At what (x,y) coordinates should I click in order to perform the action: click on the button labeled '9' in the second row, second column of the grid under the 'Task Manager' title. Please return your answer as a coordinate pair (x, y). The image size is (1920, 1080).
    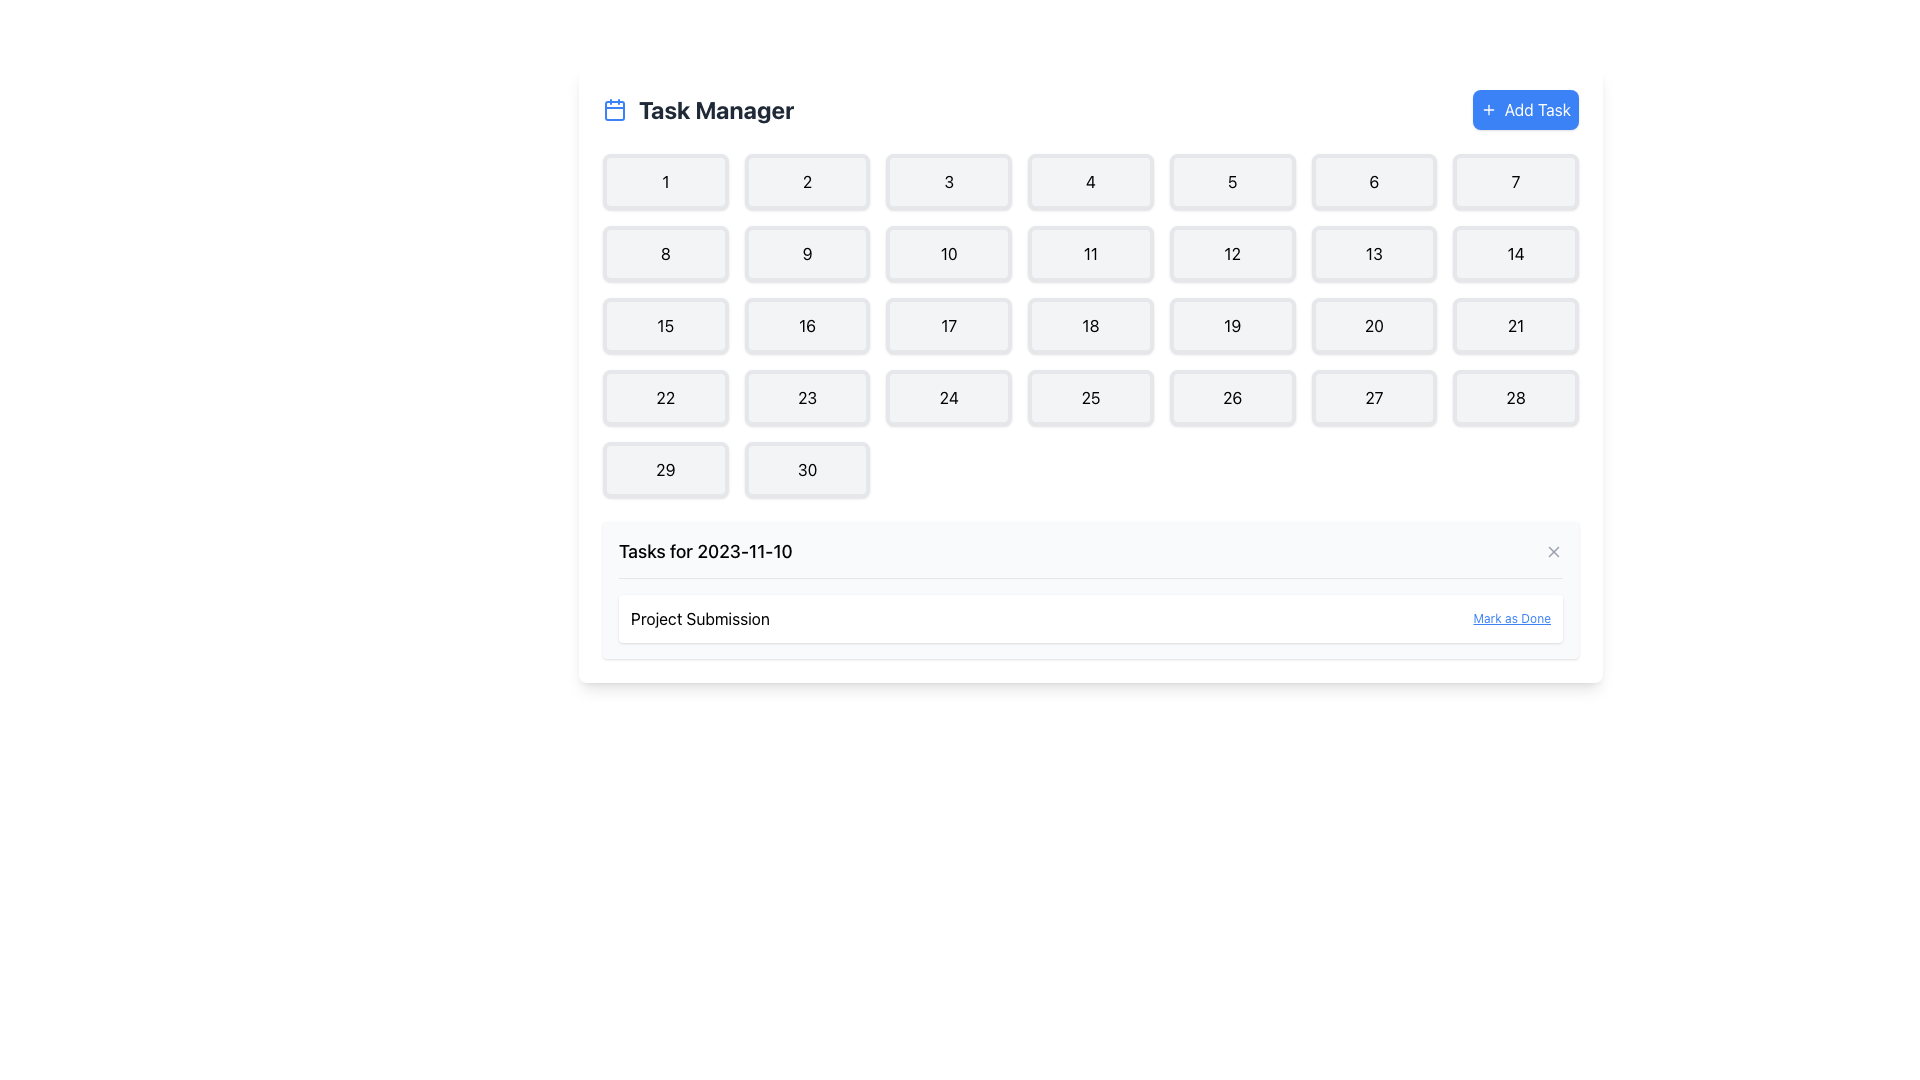
    Looking at the image, I should click on (807, 253).